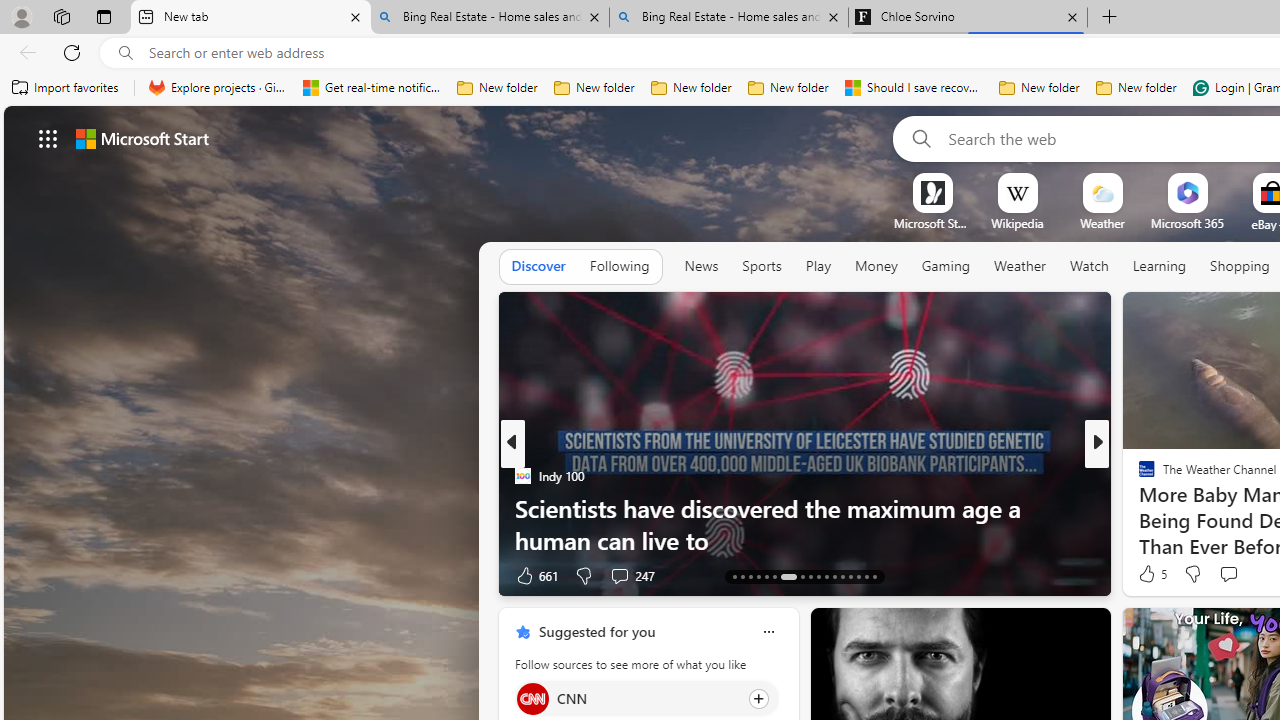  Describe the element at coordinates (765, 577) in the screenshot. I see `'AutomationID: tab-17'` at that location.